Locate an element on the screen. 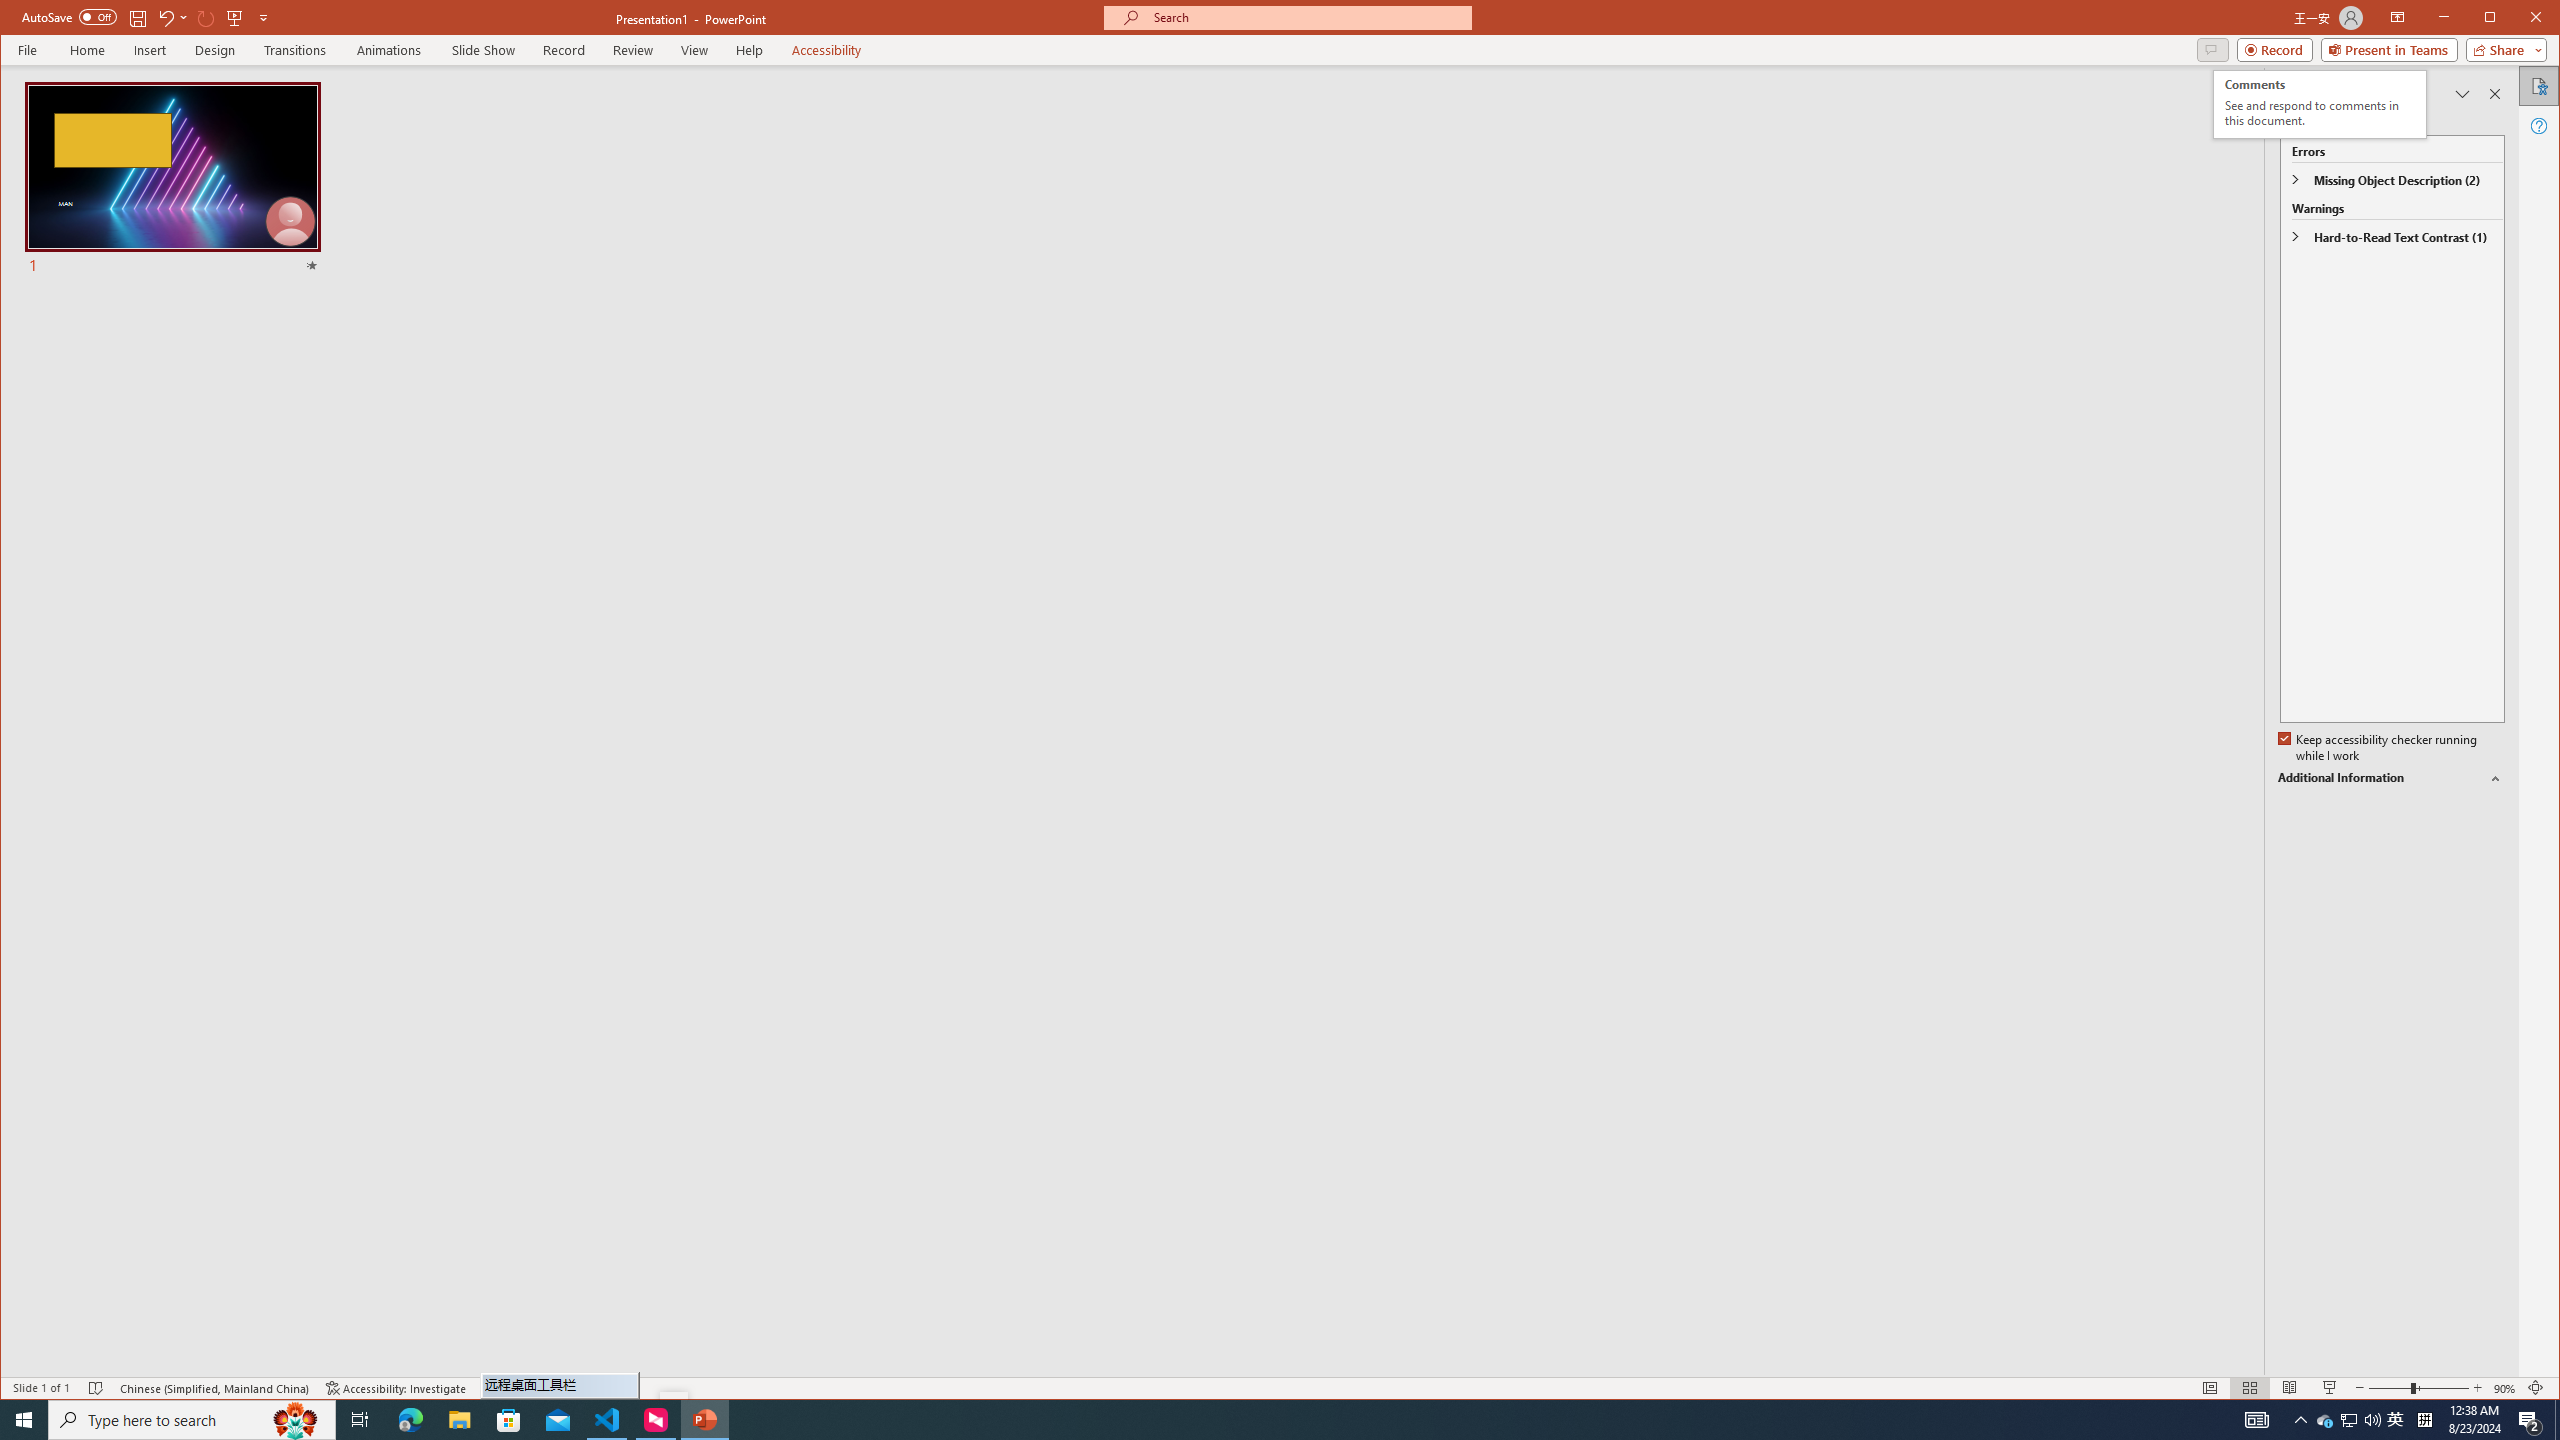 The width and height of the screenshot is (2560, 1440). 'Zoom 90%' is located at coordinates (2396, 1418).